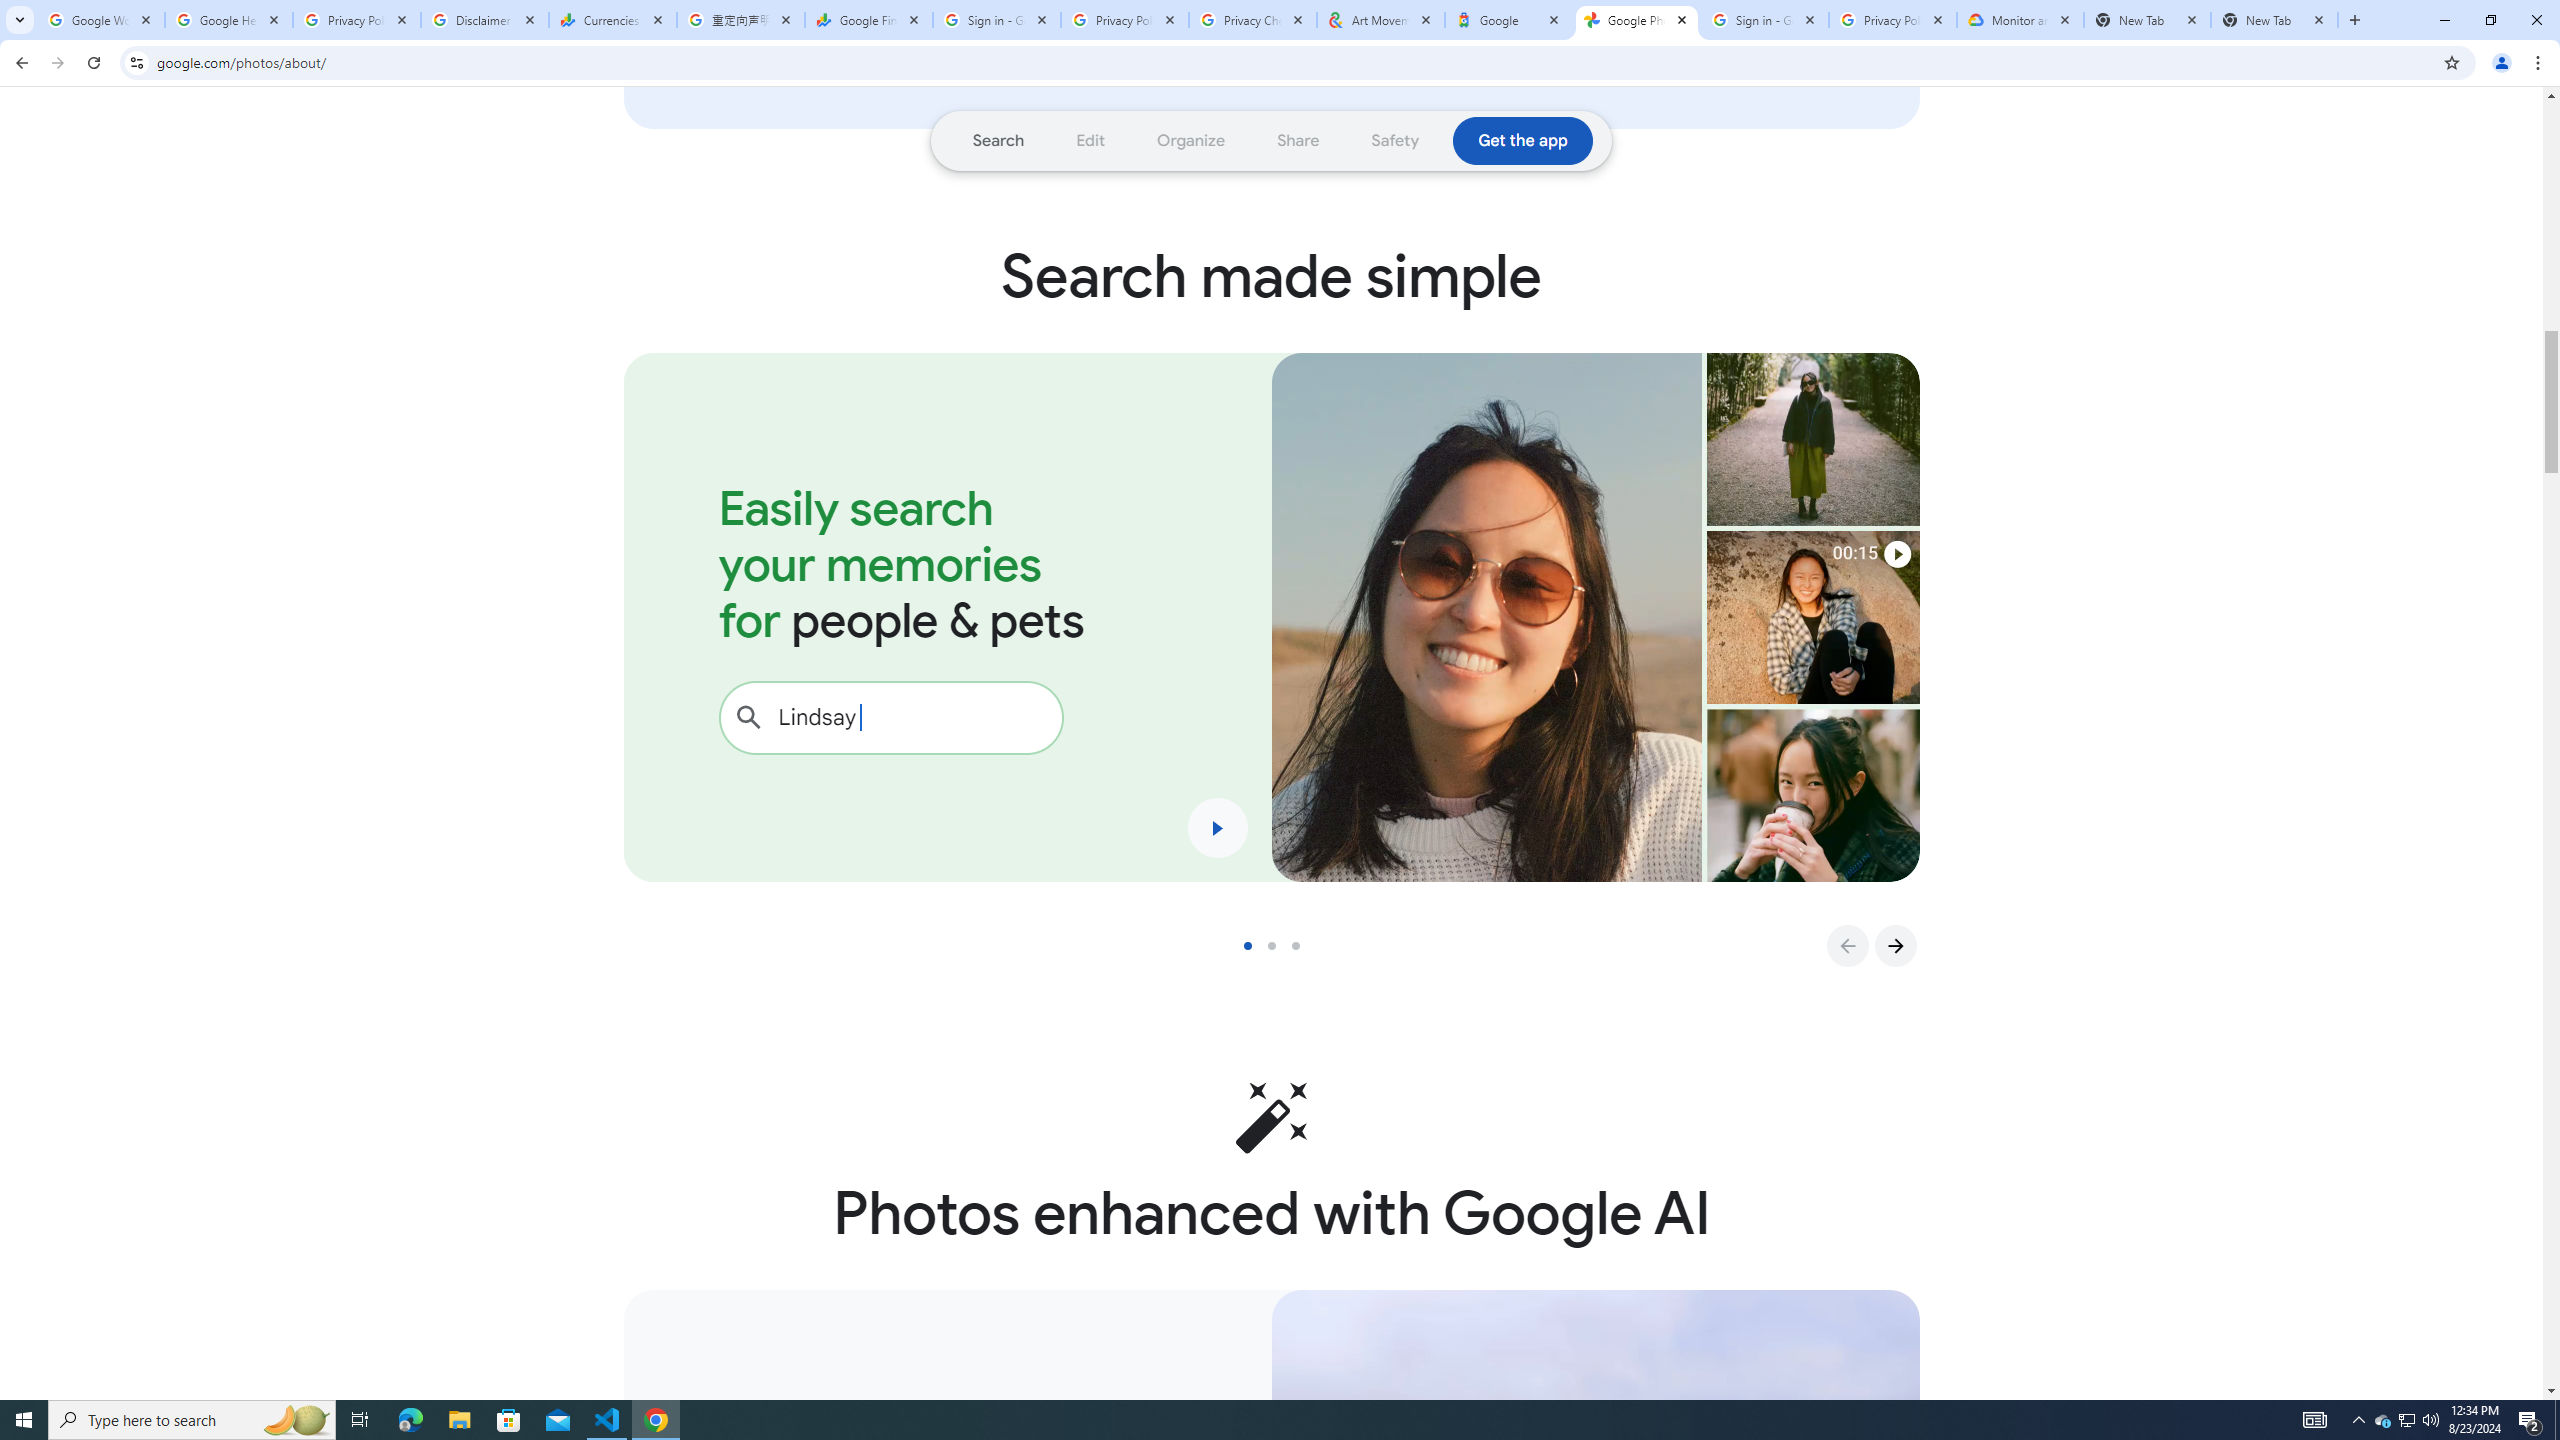 The width and height of the screenshot is (2560, 1440). I want to click on 'New Tab', so click(2147, 19).